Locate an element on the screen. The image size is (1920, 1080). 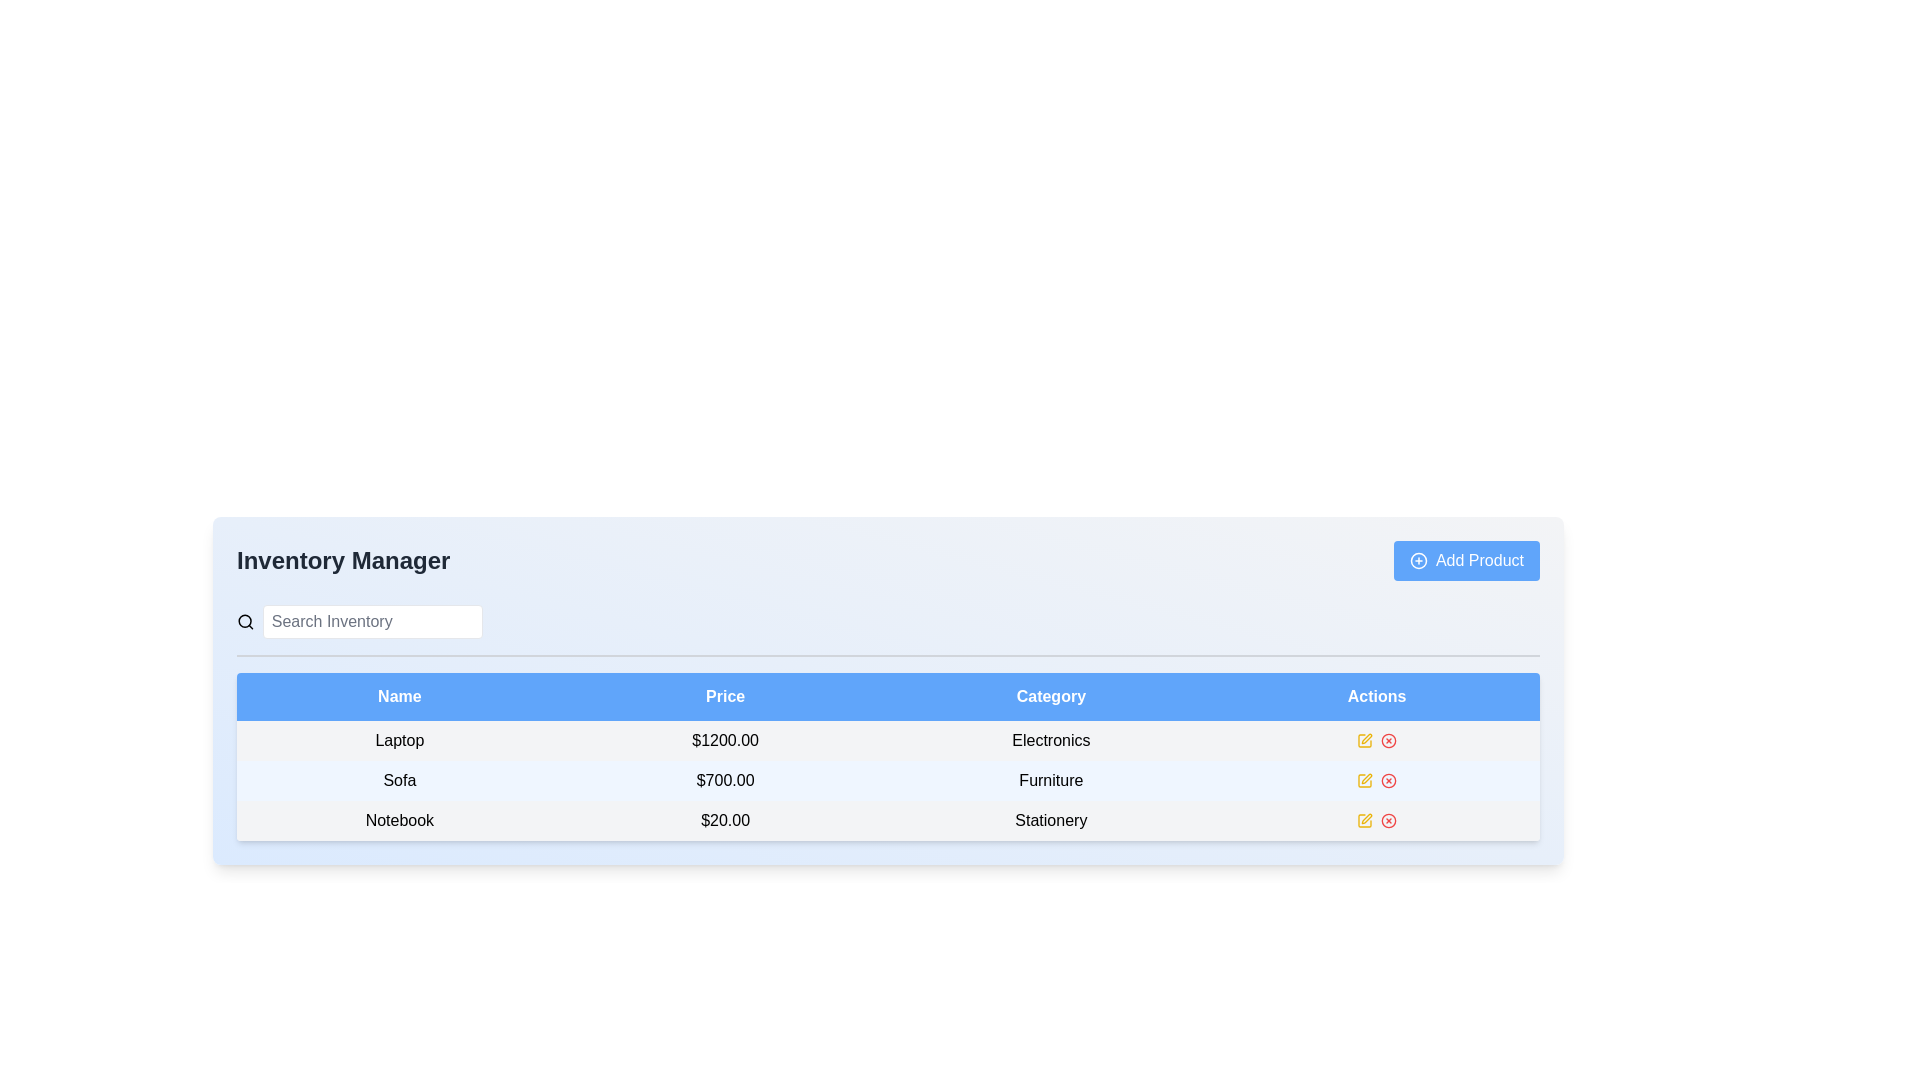
the 'Category' text label, which is displayed in white on a light blue background, positioned between 'Price' and 'Actions' in the header row of a table is located at coordinates (1050, 696).